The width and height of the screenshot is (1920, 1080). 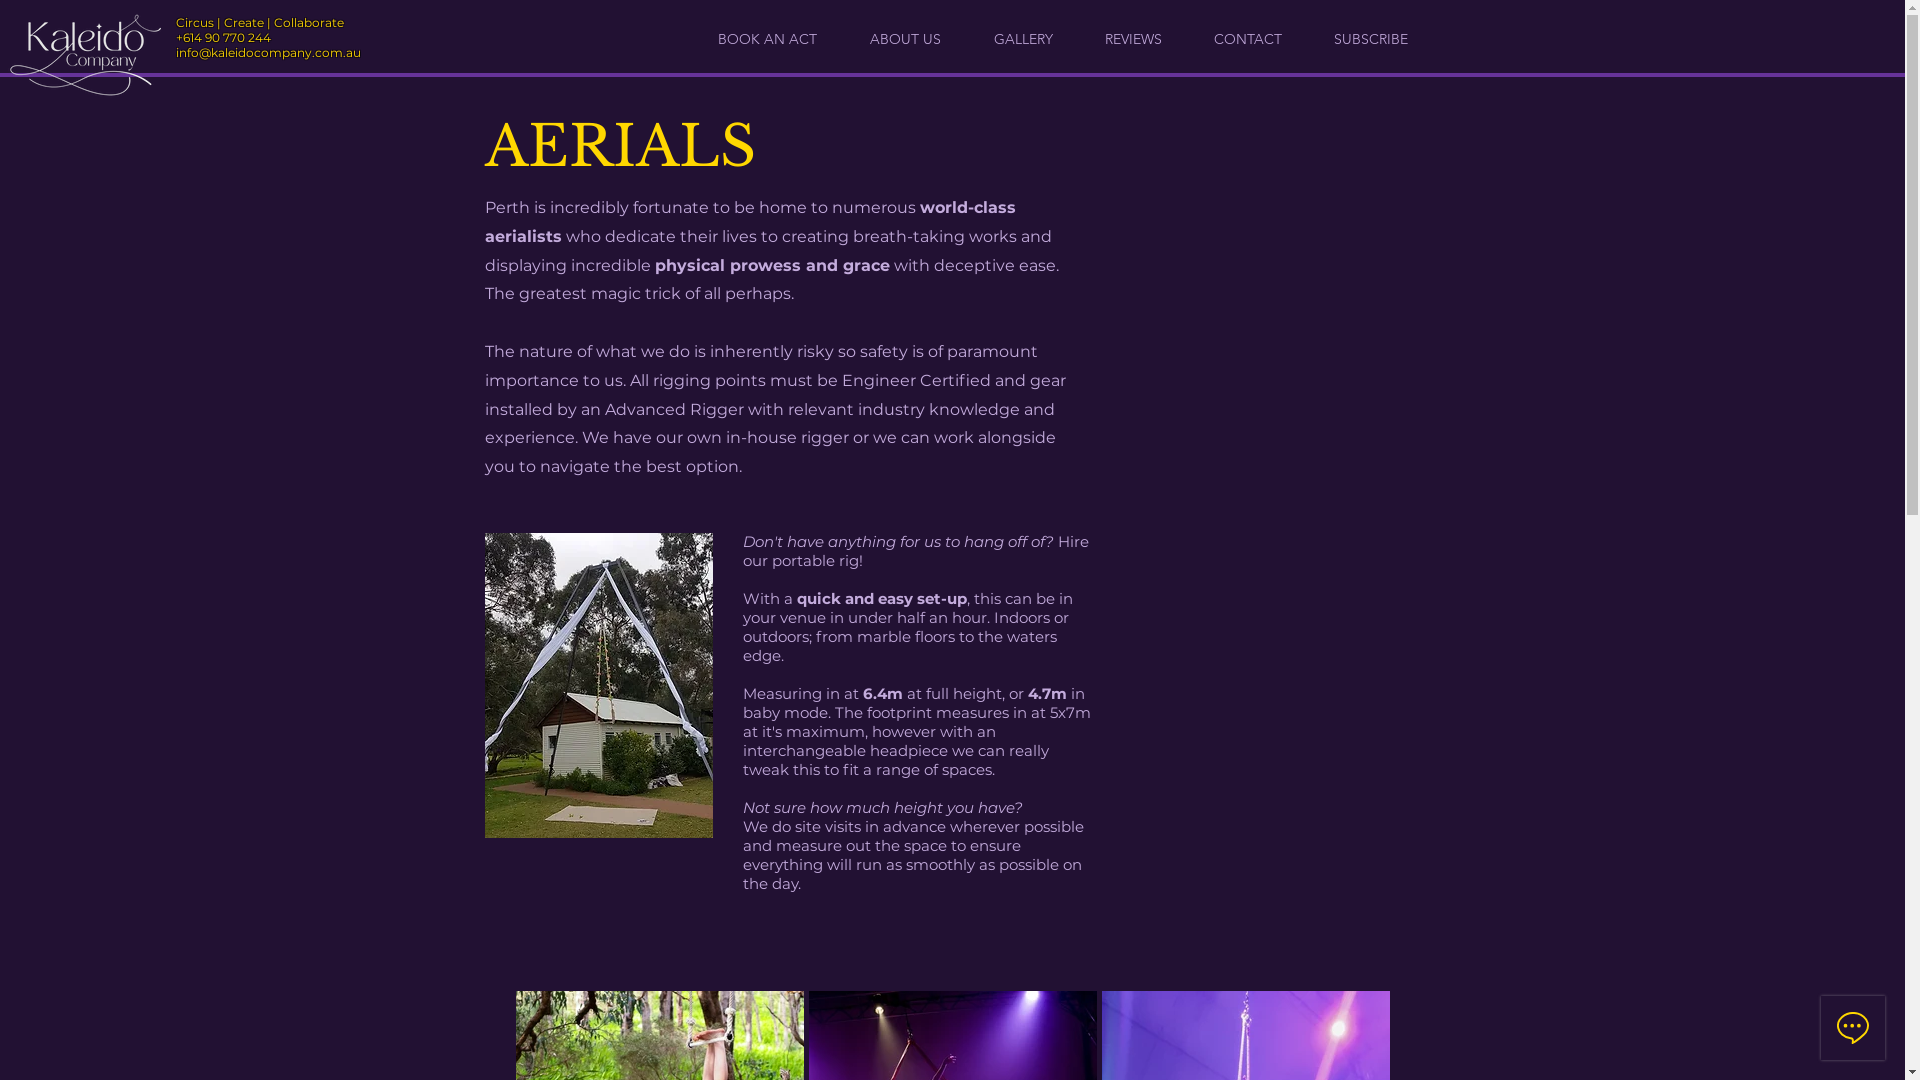 What do you see at coordinates (1247, 38) in the screenshot?
I see `'CONTACT'` at bounding box center [1247, 38].